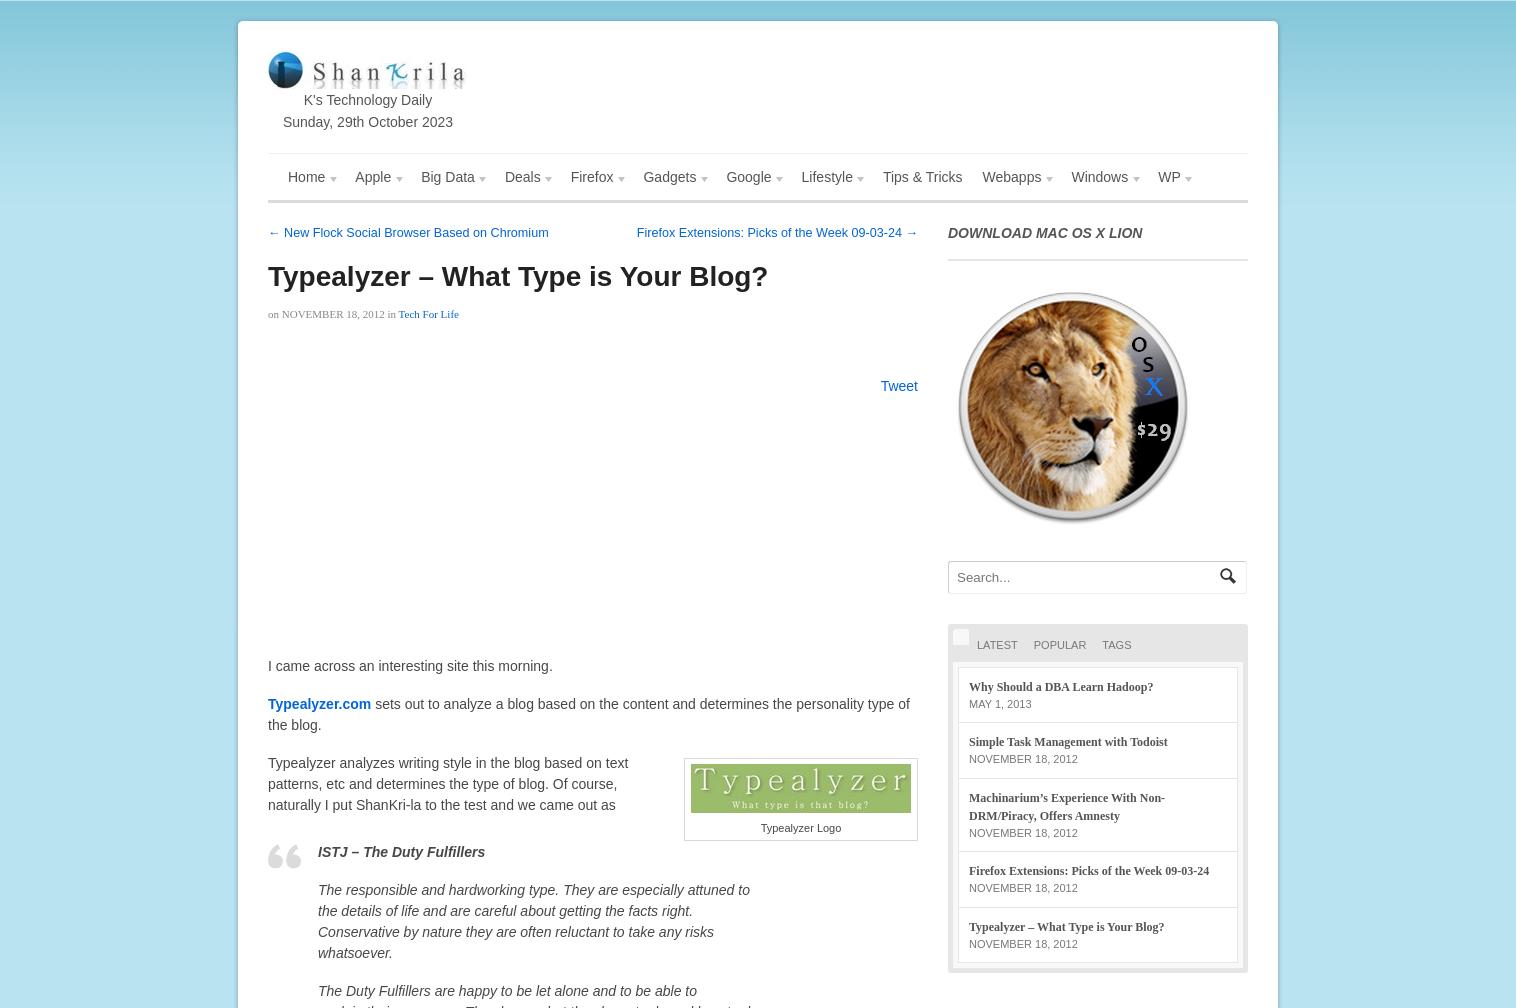  What do you see at coordinates (921, 177) in the screenshot?
I see `'Tips & Tricks'` at bounding box center [921, 177].